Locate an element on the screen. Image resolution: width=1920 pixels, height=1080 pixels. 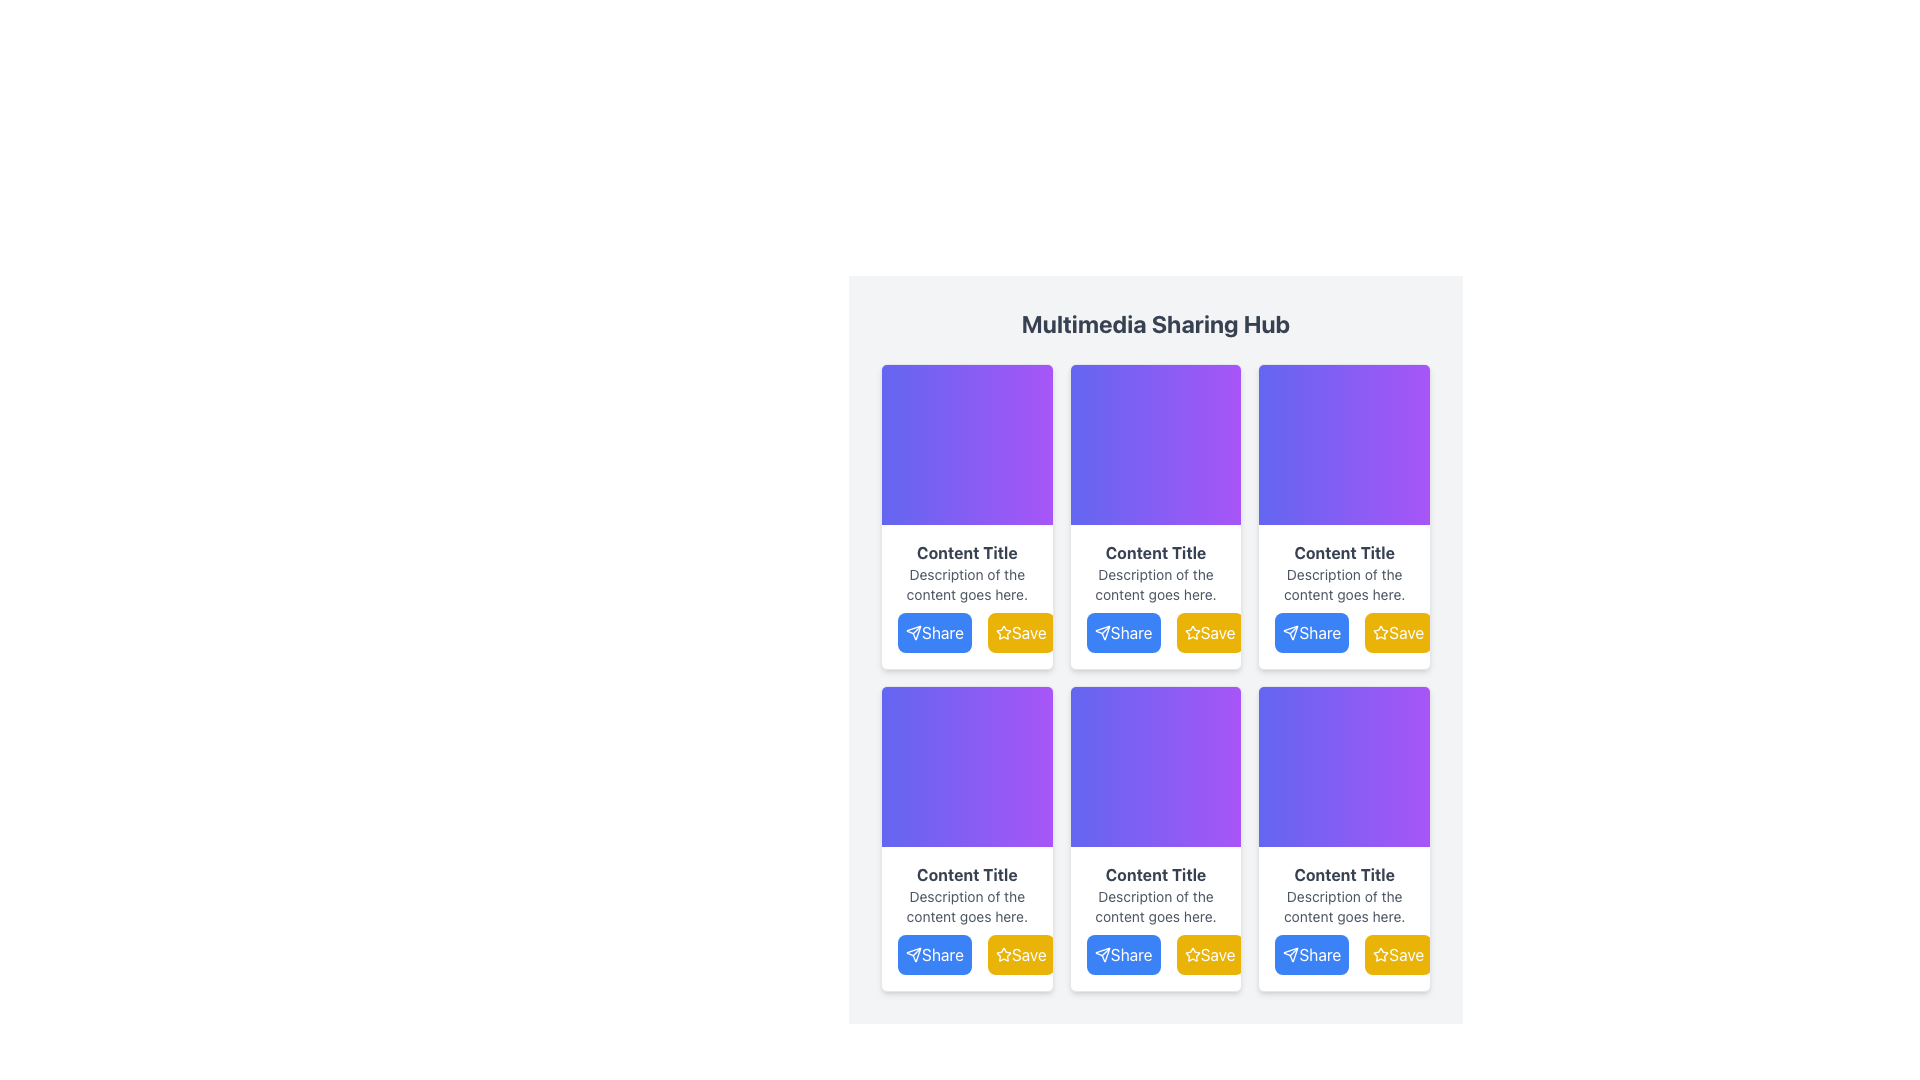
the save button located at the bottom-right of the third card in a grid of cards for keyboard navigation is located at coordinates (1021, 954).